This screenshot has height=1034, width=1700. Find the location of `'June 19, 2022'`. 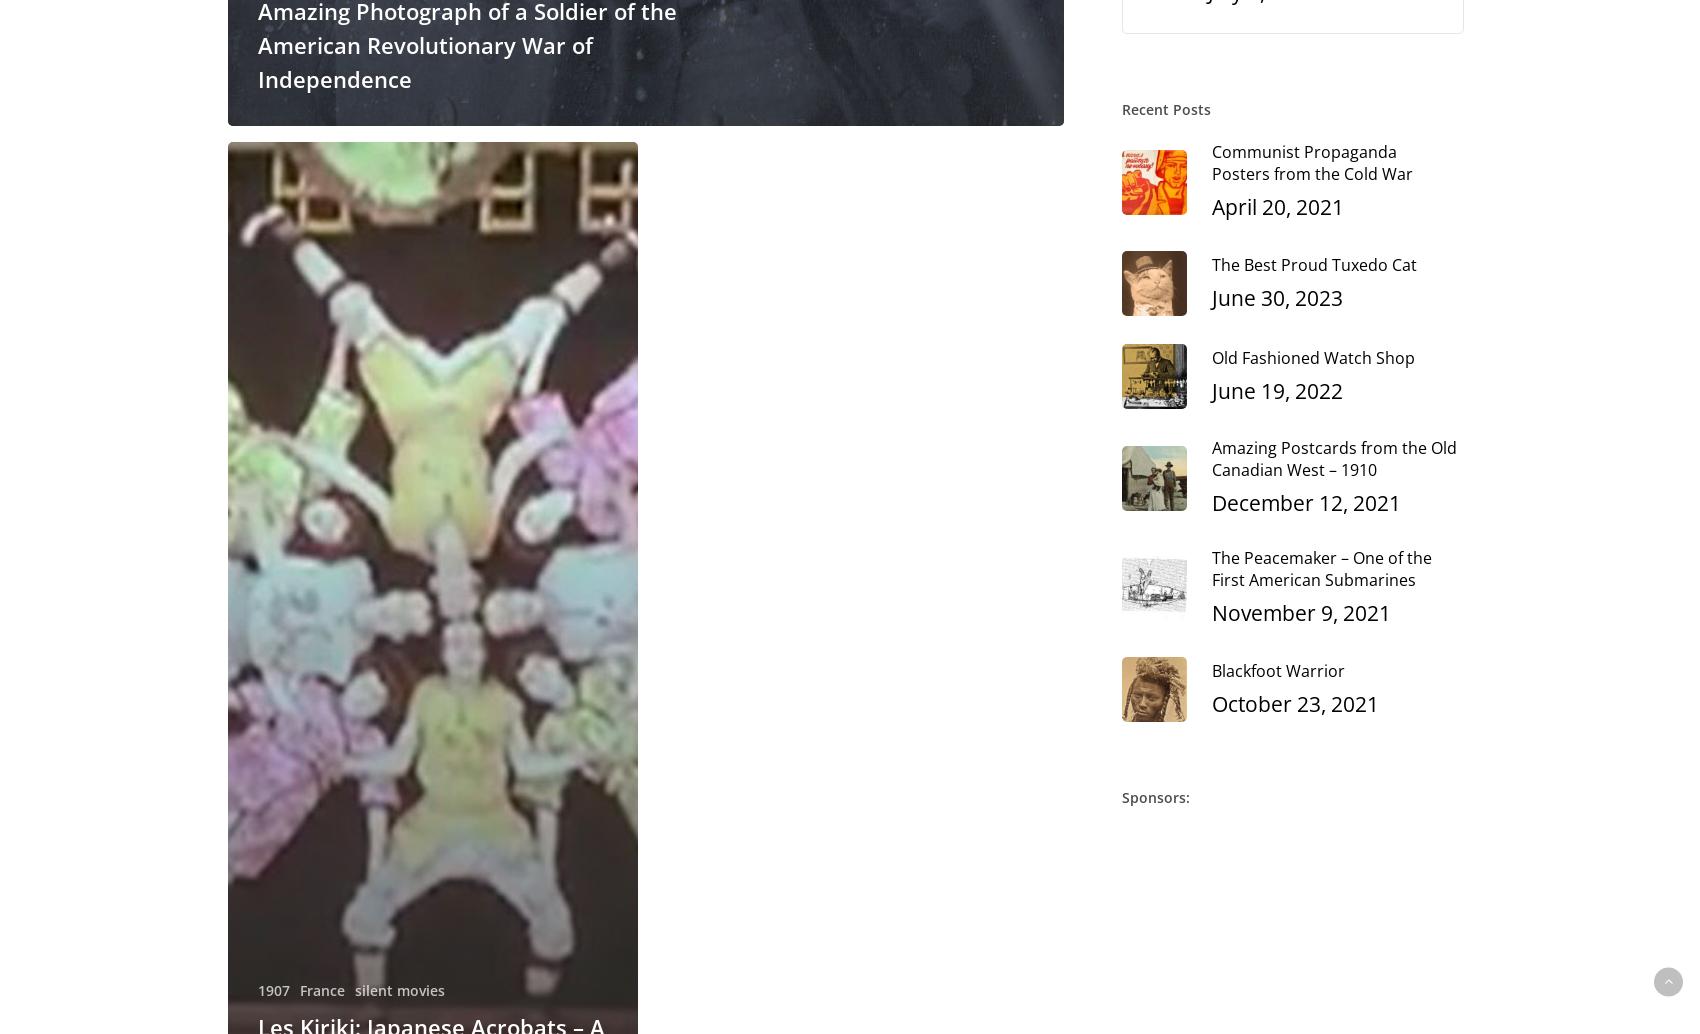

'June 19, 2022' is located at coordinates (1210, 389).